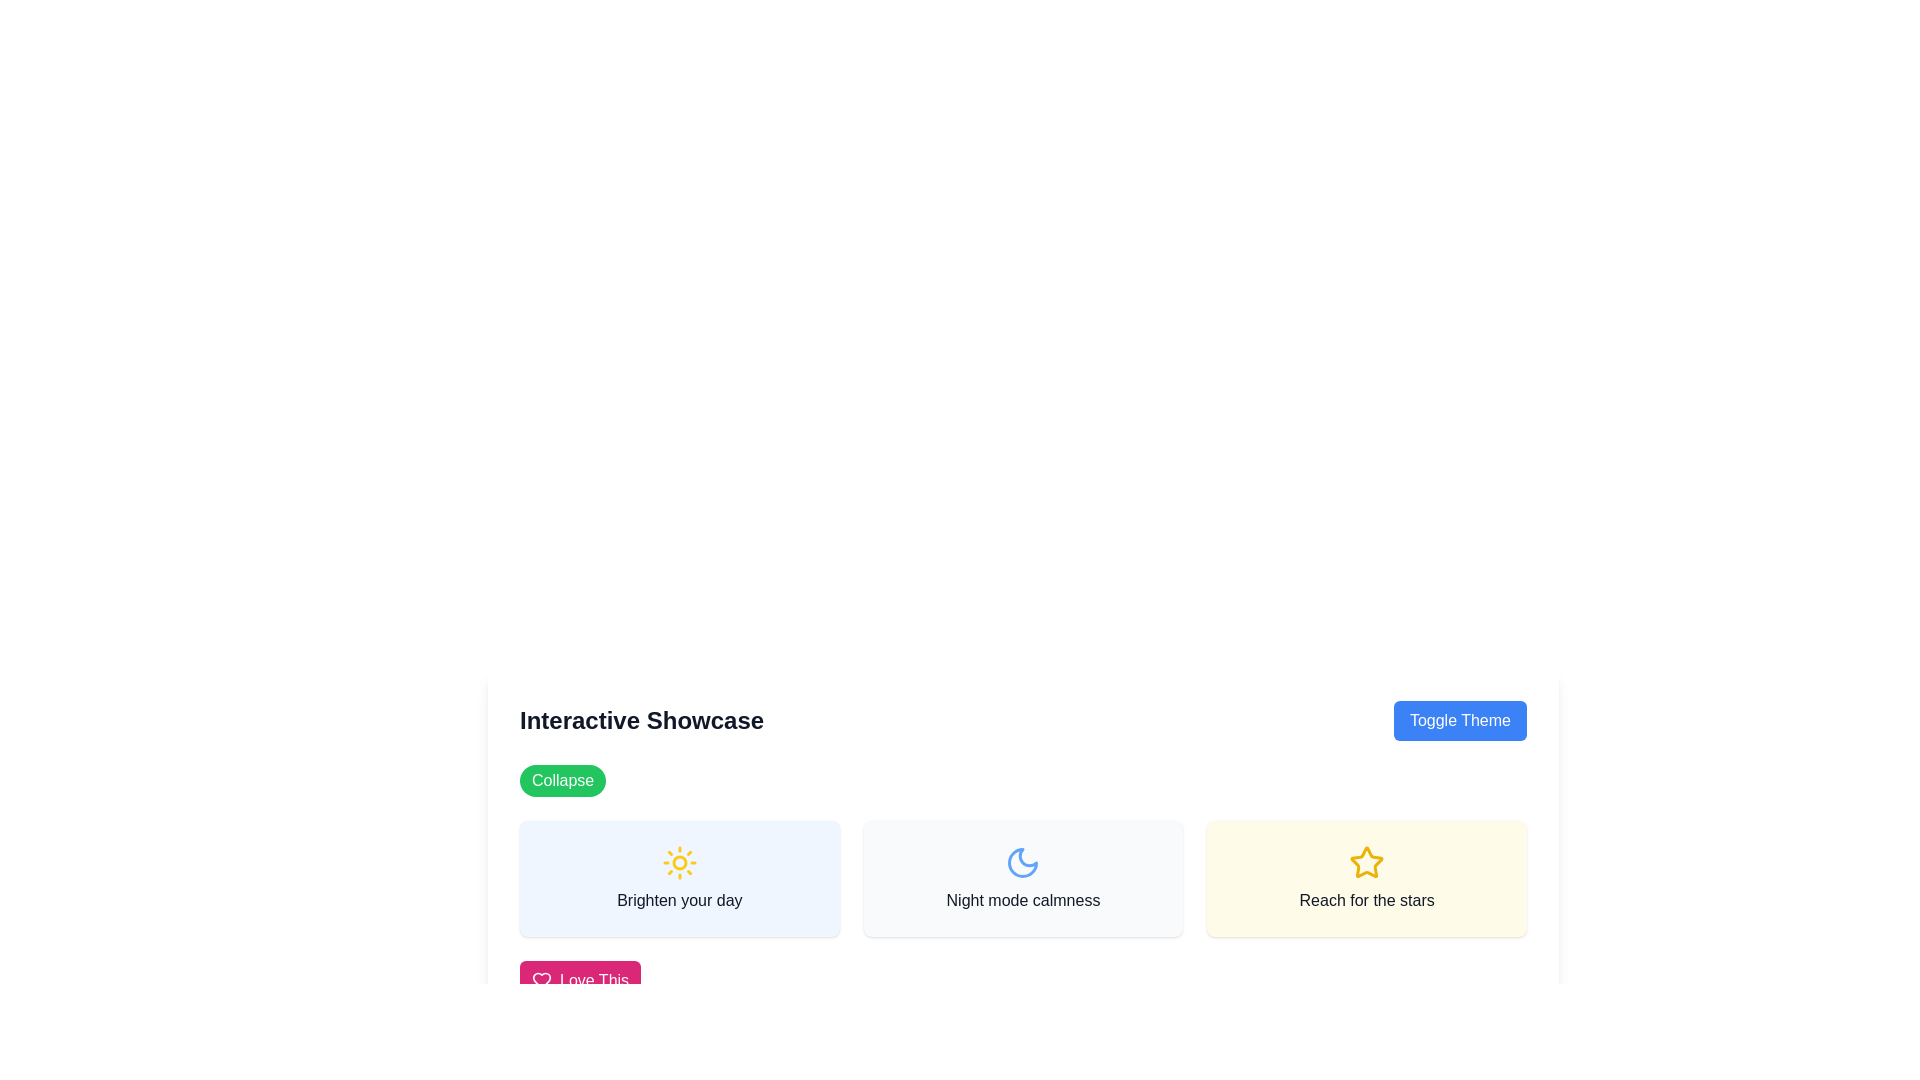  I want to click on the text label displaying 'Night mode calmness', which is styled in a clear font and located beneath a moon icon in a tile-like structure, so click(1023, 901).